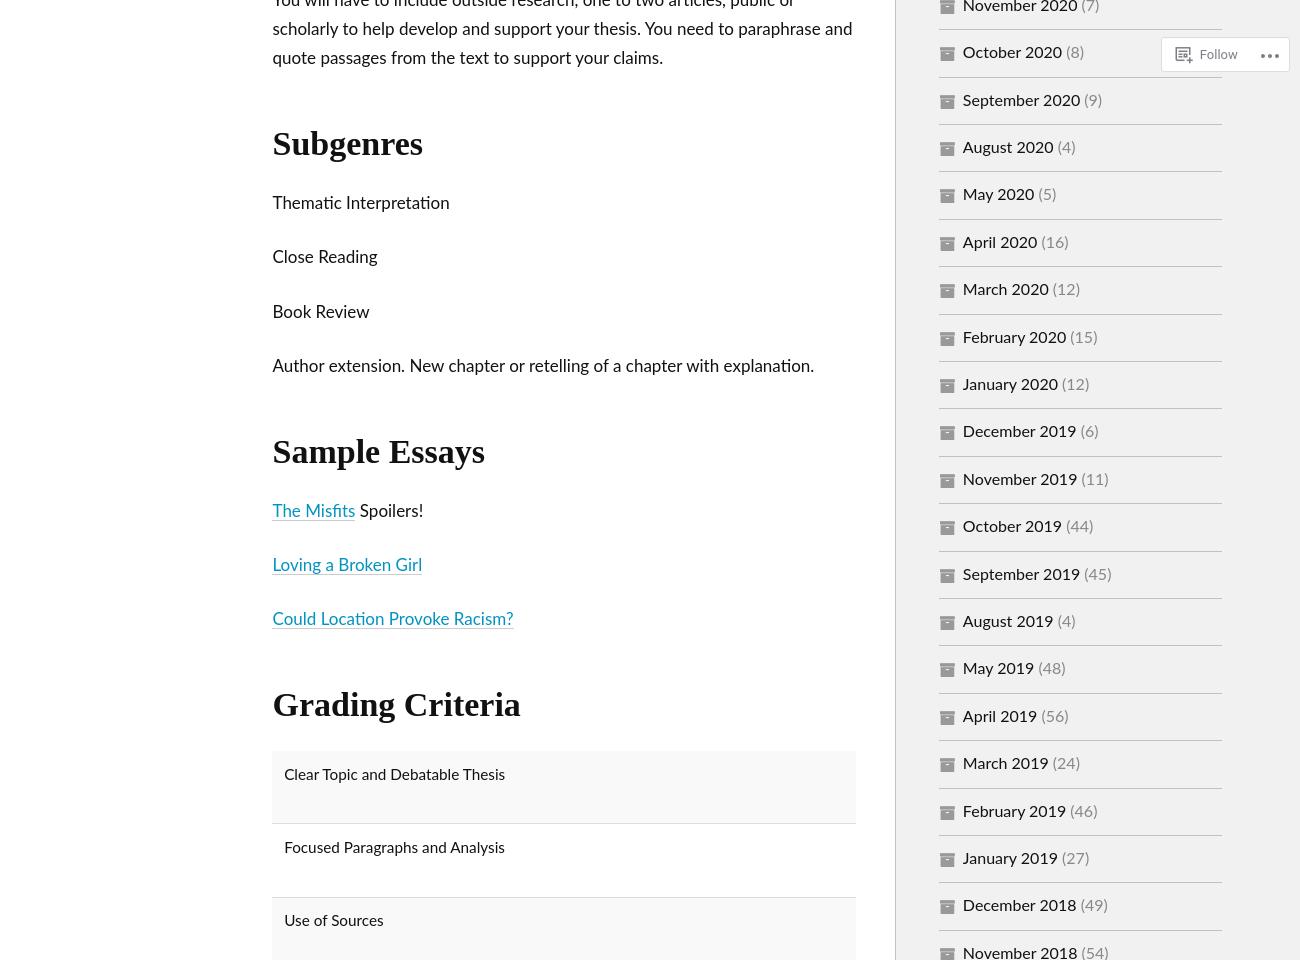 This screenshot has height=960, width=1300. I want to click on 'November 2019', so click(1018, 479).